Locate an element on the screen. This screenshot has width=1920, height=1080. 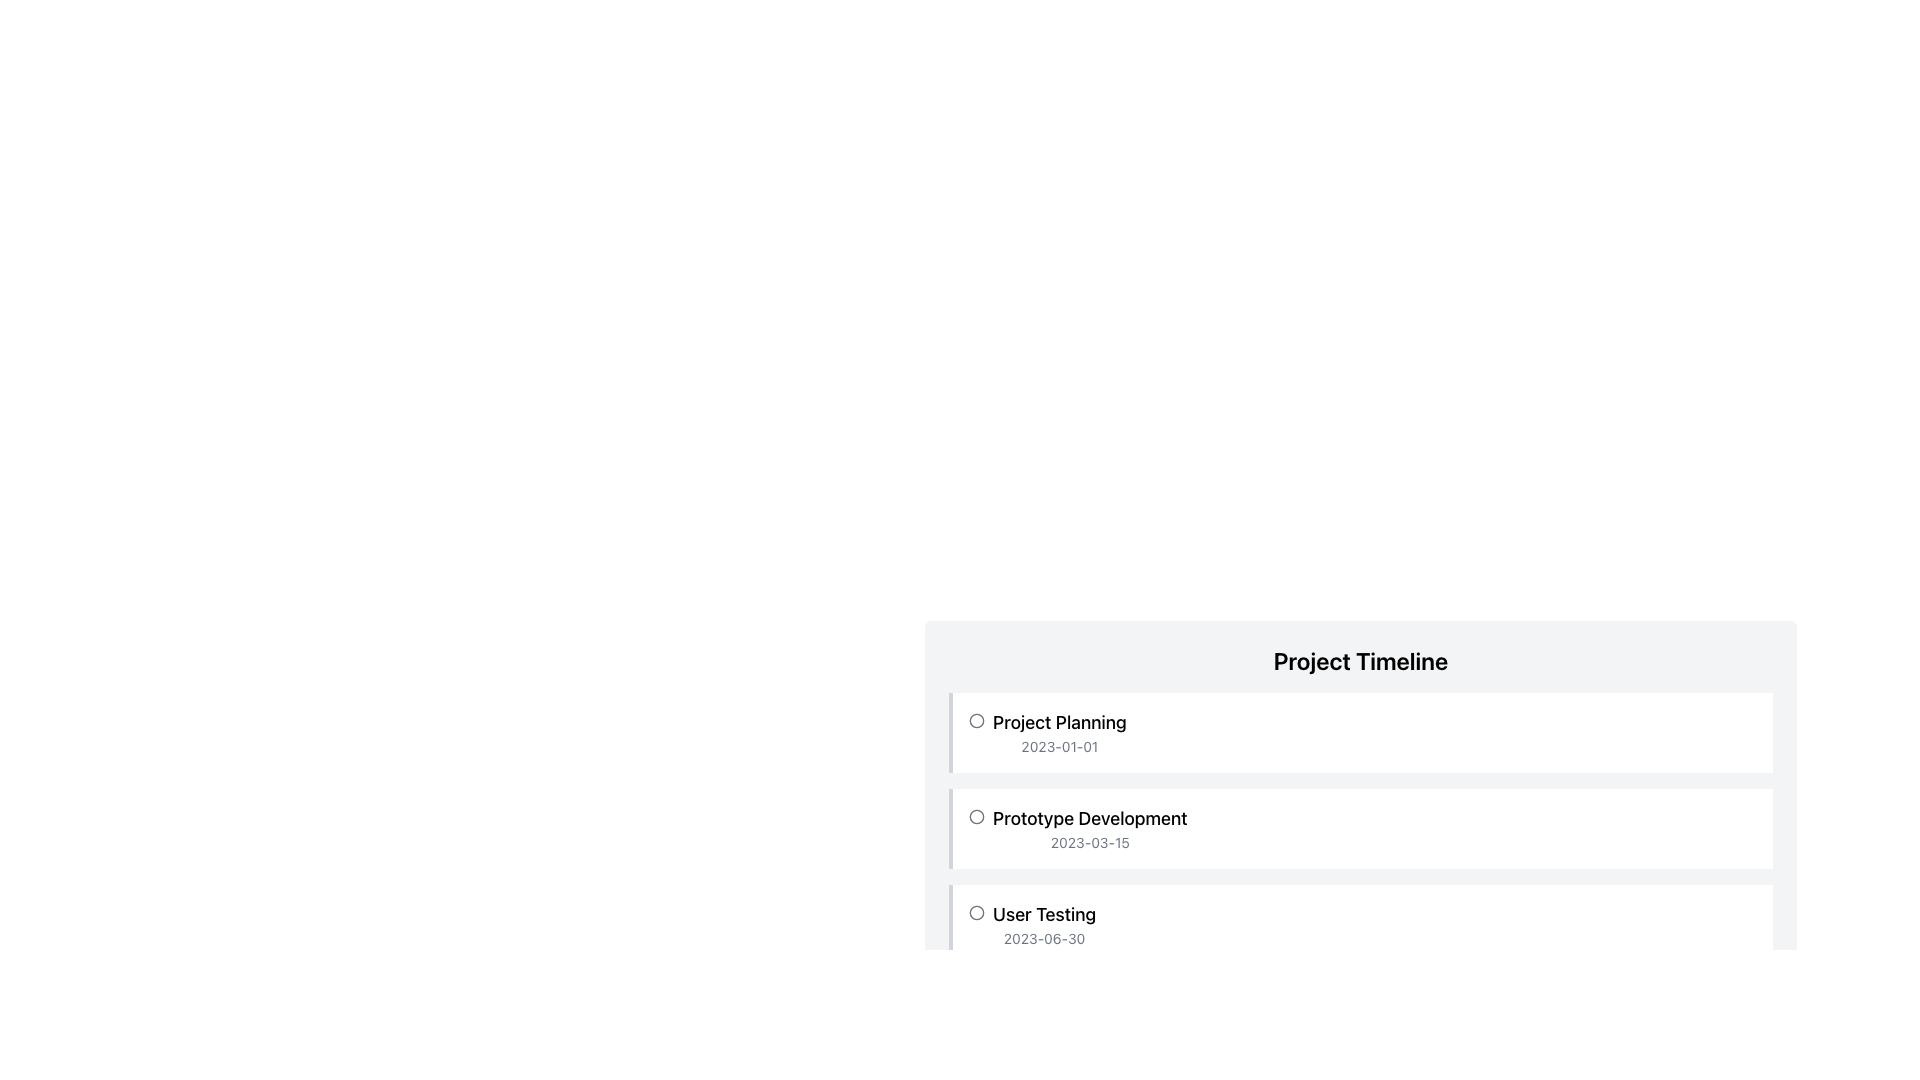
text label displaying the date '2023-06-30' that is positioned below 'User Testing' in the 'Project Timeline' section is located at coordinates (1043, 938).